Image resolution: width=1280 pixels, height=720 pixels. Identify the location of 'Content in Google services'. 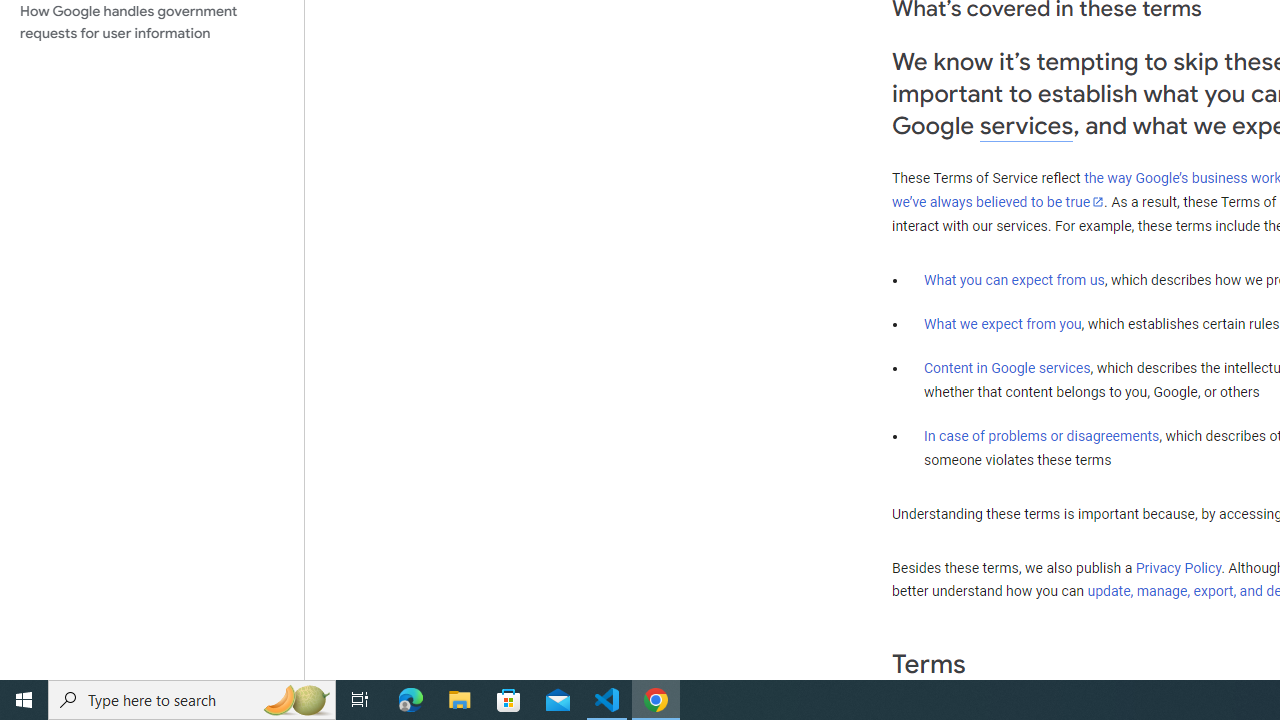
(1007, 368).